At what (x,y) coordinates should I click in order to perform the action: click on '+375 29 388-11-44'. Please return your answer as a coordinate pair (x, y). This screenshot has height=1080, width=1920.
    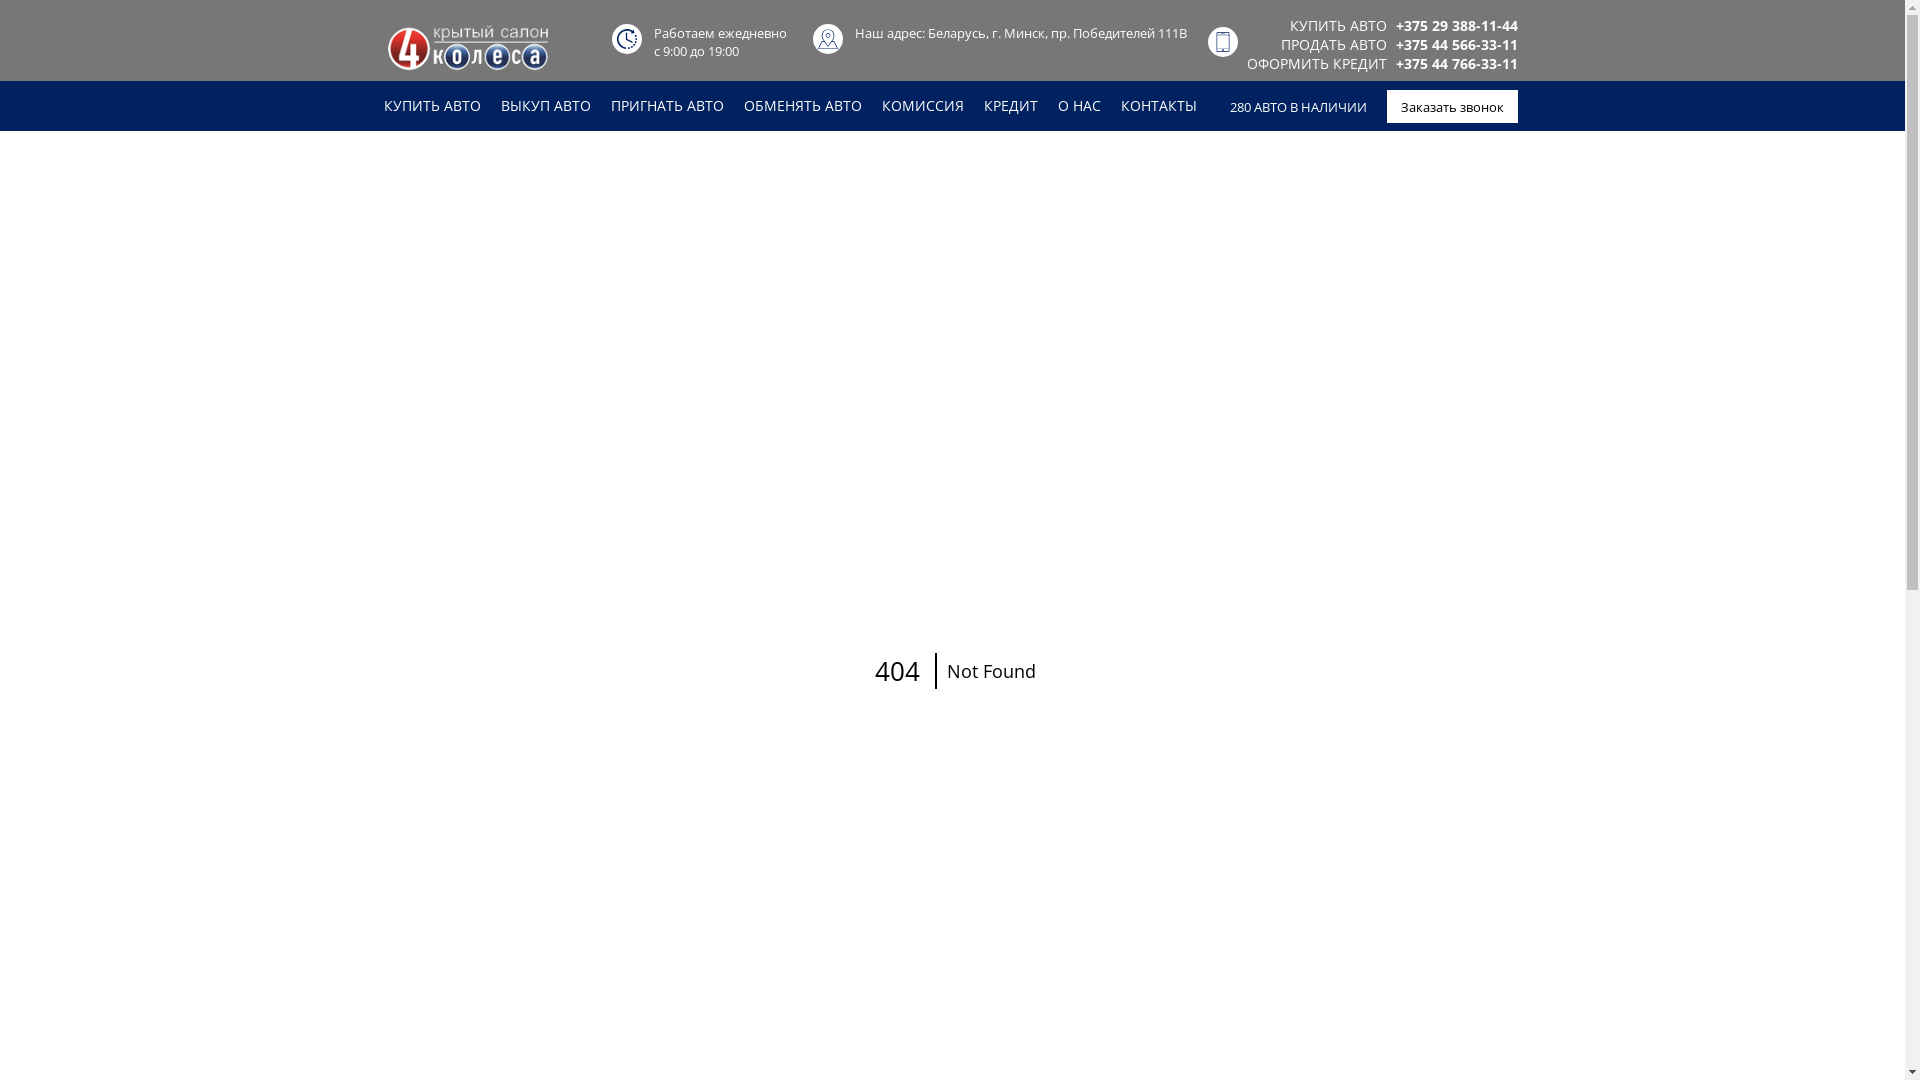
    Looking at the image, I should click on (1457, 25).